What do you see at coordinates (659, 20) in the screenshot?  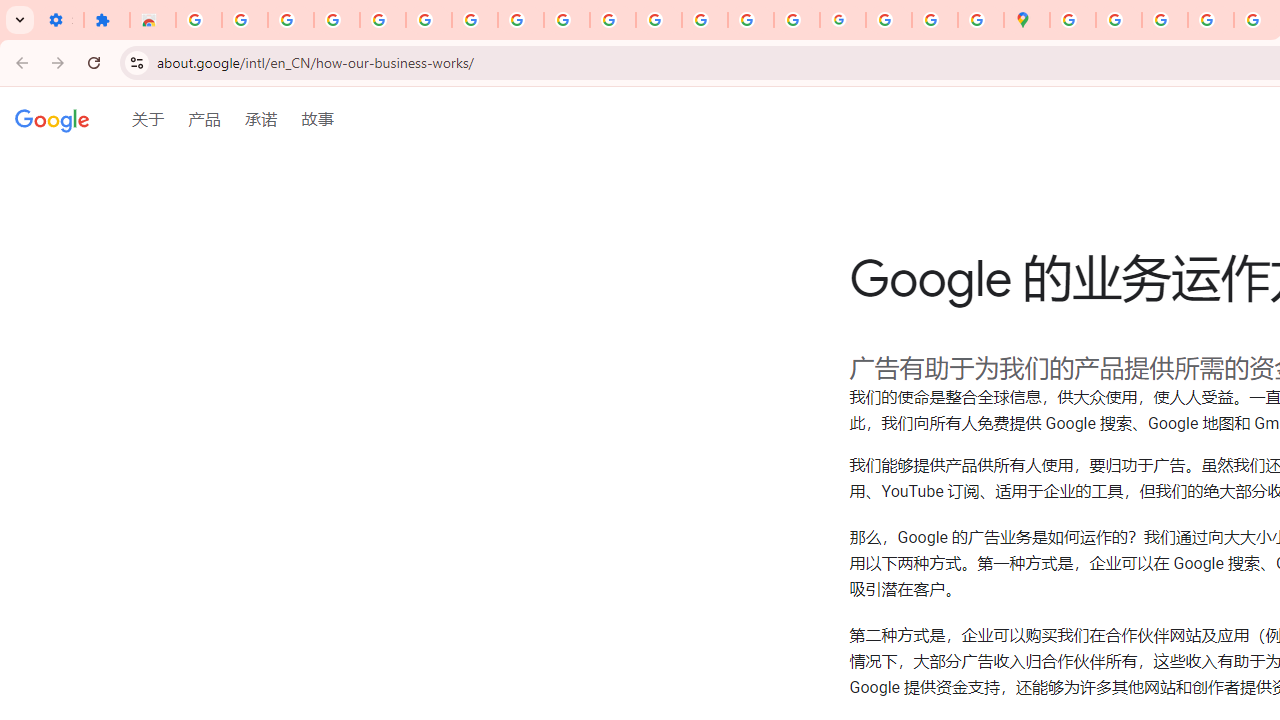 I see `'https://scholar.google.com/'` at bounding box center [659, 20].